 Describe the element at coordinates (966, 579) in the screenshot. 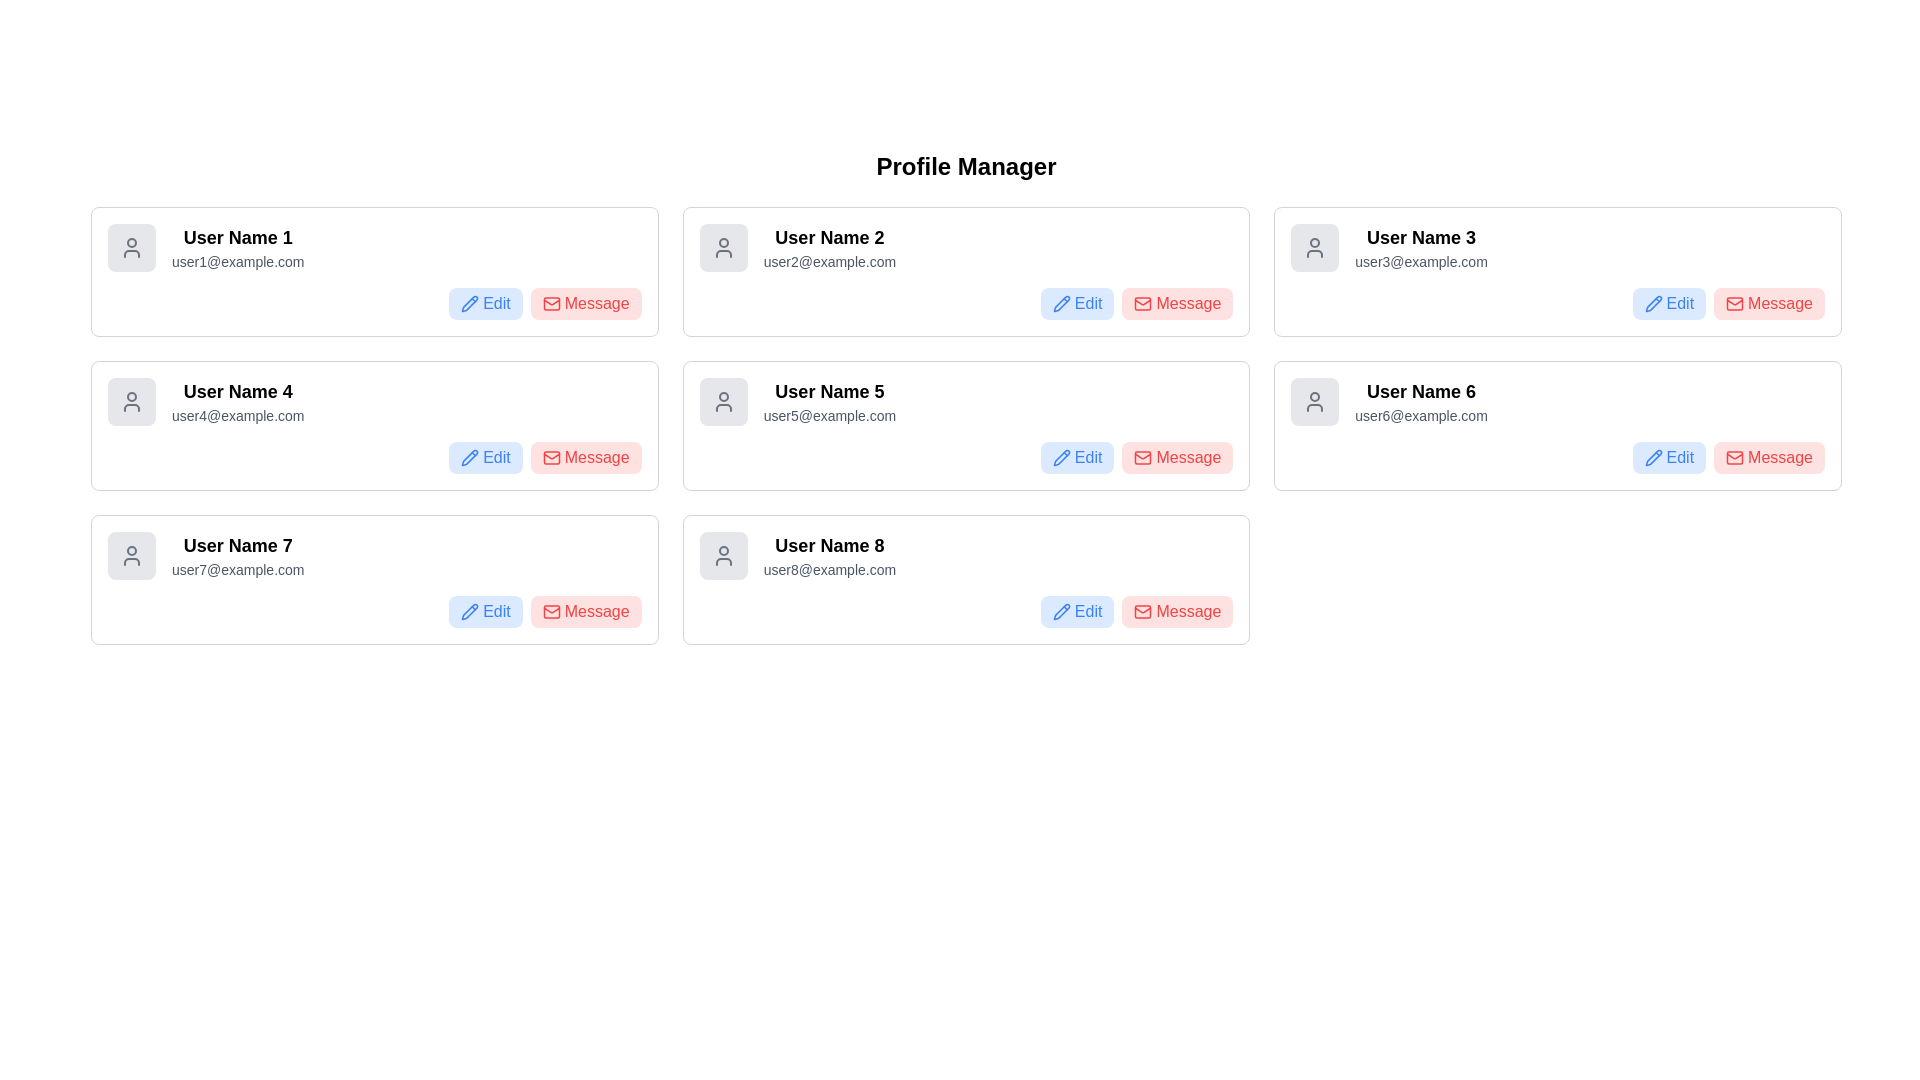

I see `the 'Message' button on the card labeled 'User Name 8' which is located in the bottom-right corner of the grid layout` at that location.